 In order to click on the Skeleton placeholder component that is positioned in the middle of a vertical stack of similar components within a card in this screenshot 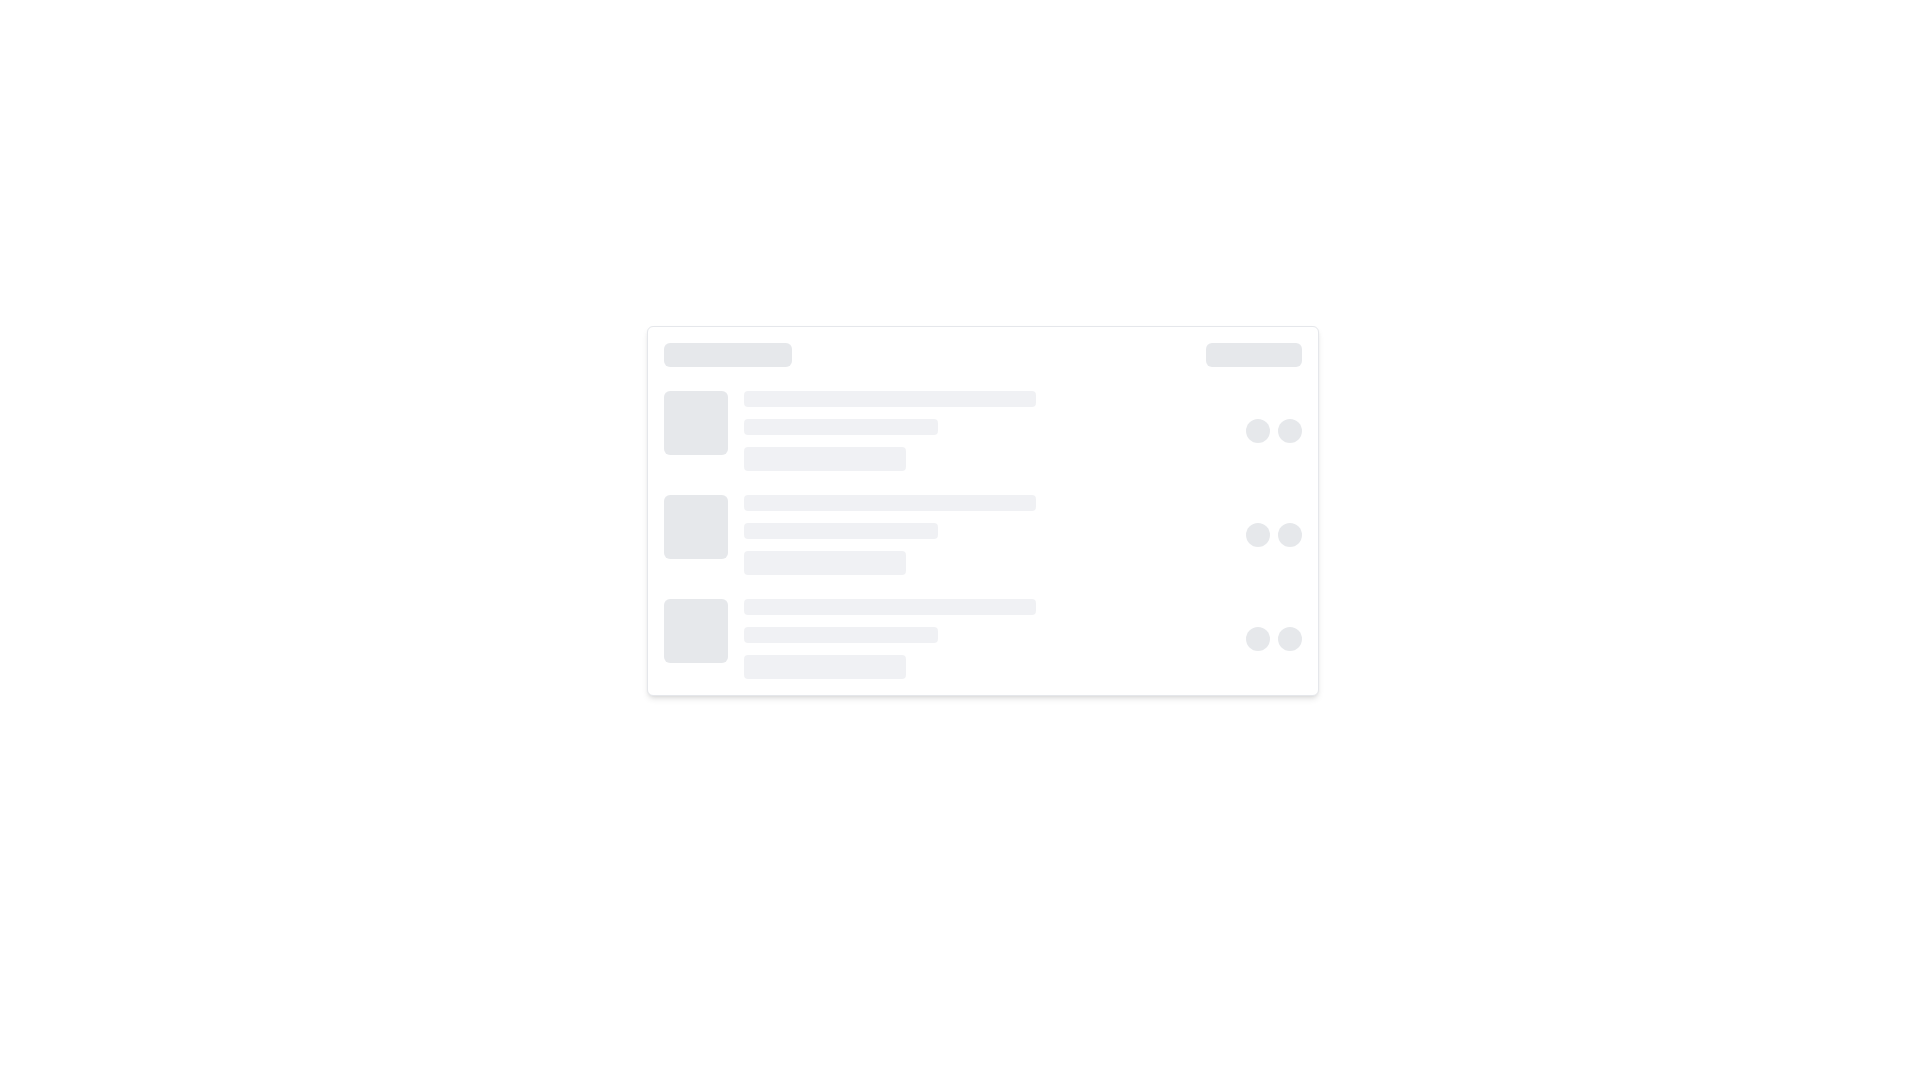, I will do `click(983, 534)`.